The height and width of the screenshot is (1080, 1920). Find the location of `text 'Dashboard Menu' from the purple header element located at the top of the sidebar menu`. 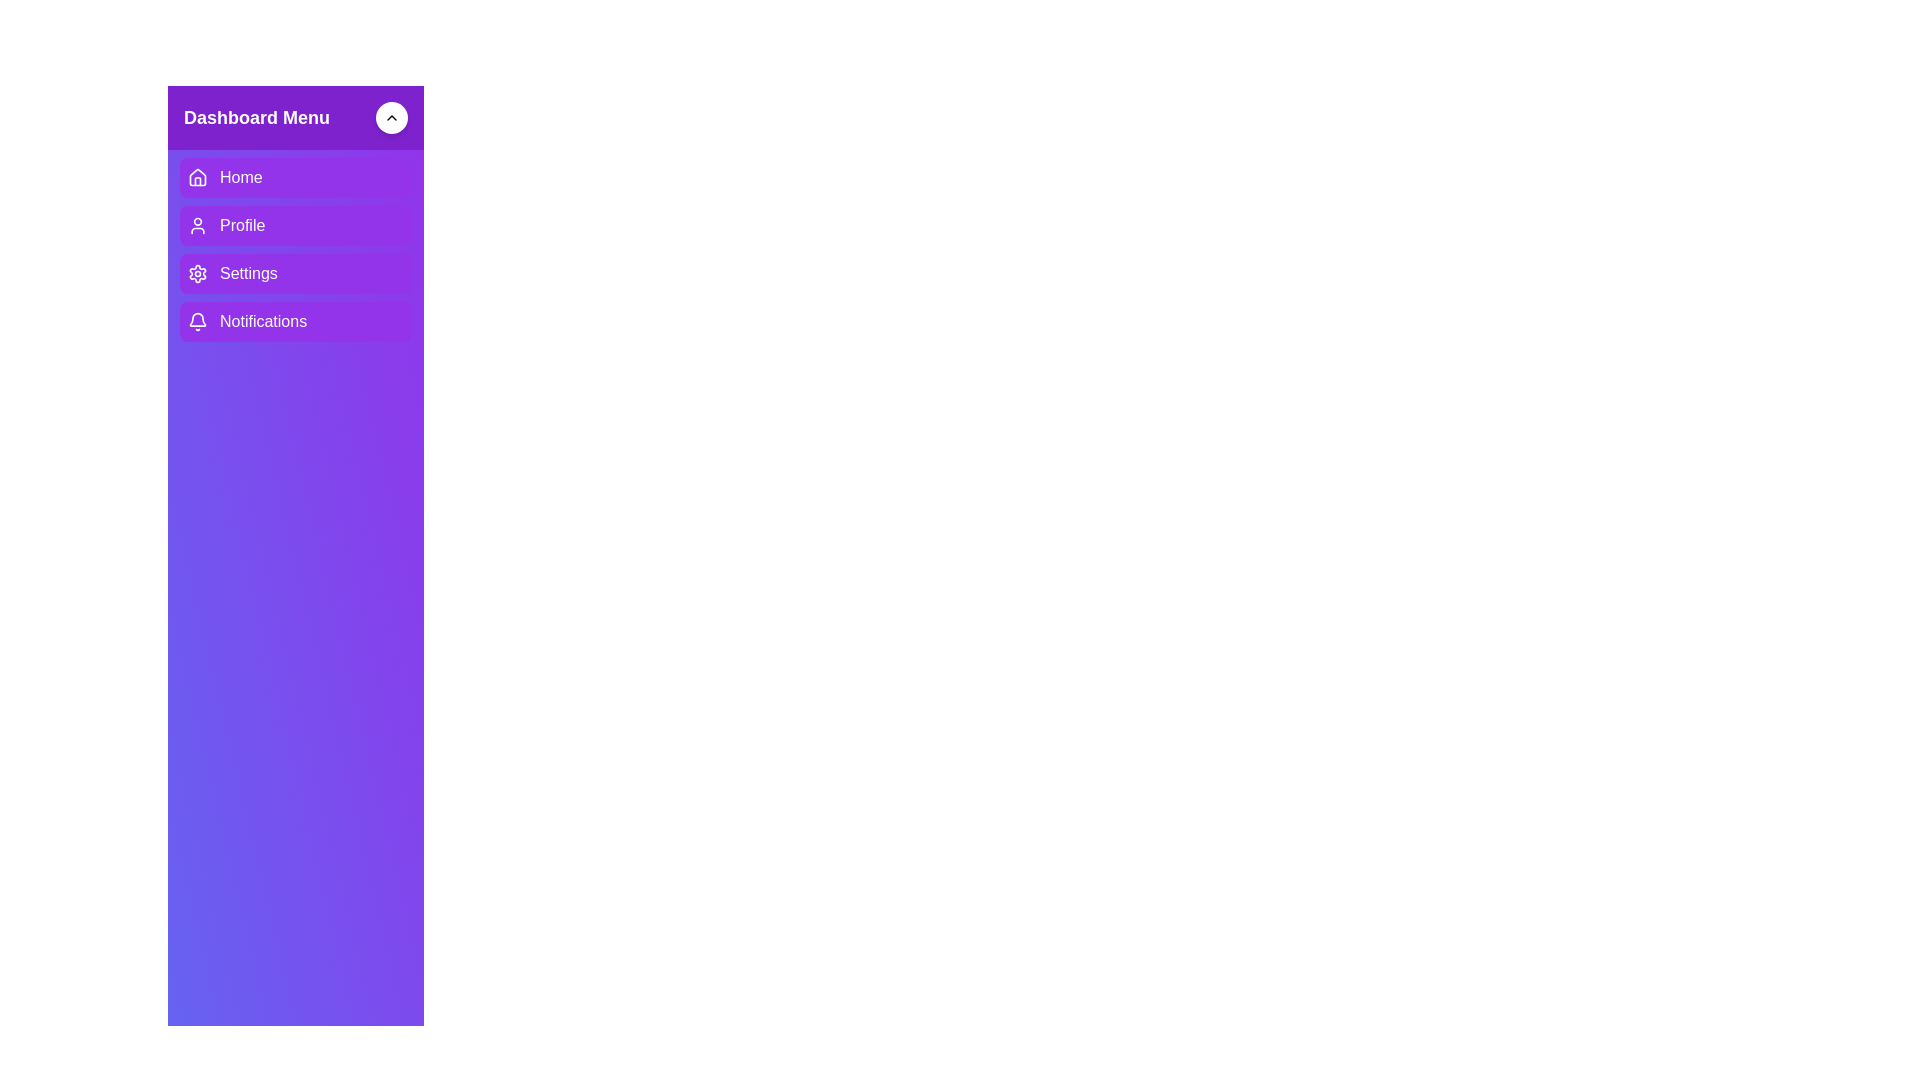

text 'Dashboard Menu' from the purple header element located at the top of the sidebar menu is located at coordinates (295, 118).